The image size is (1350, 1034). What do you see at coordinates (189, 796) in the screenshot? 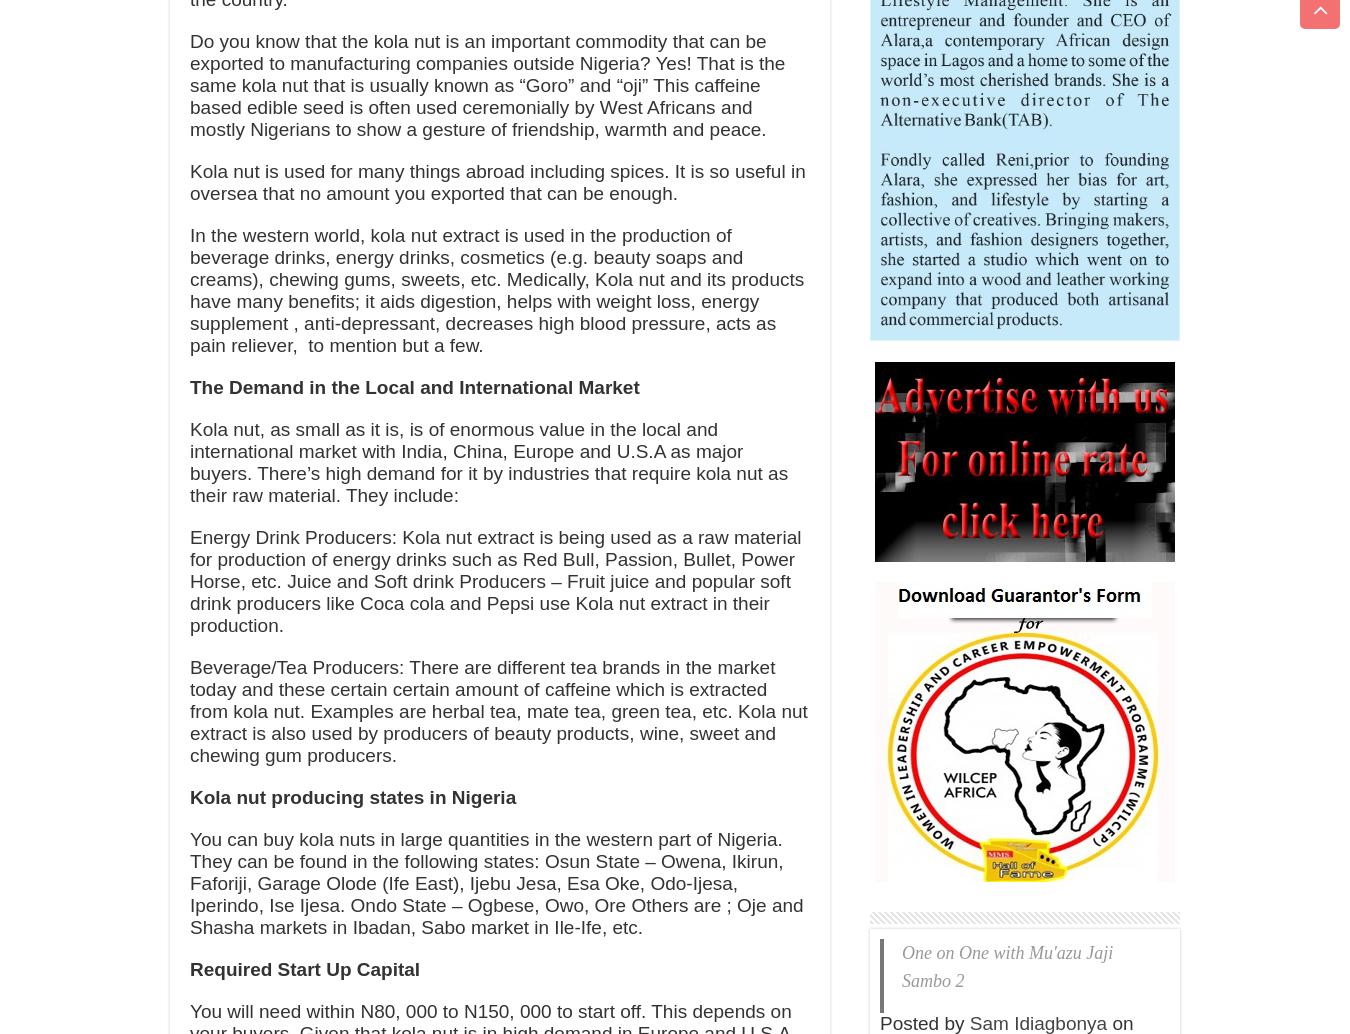
I see `'Kola nut producing states in Nigeria'` at bounding box center [189, 796].